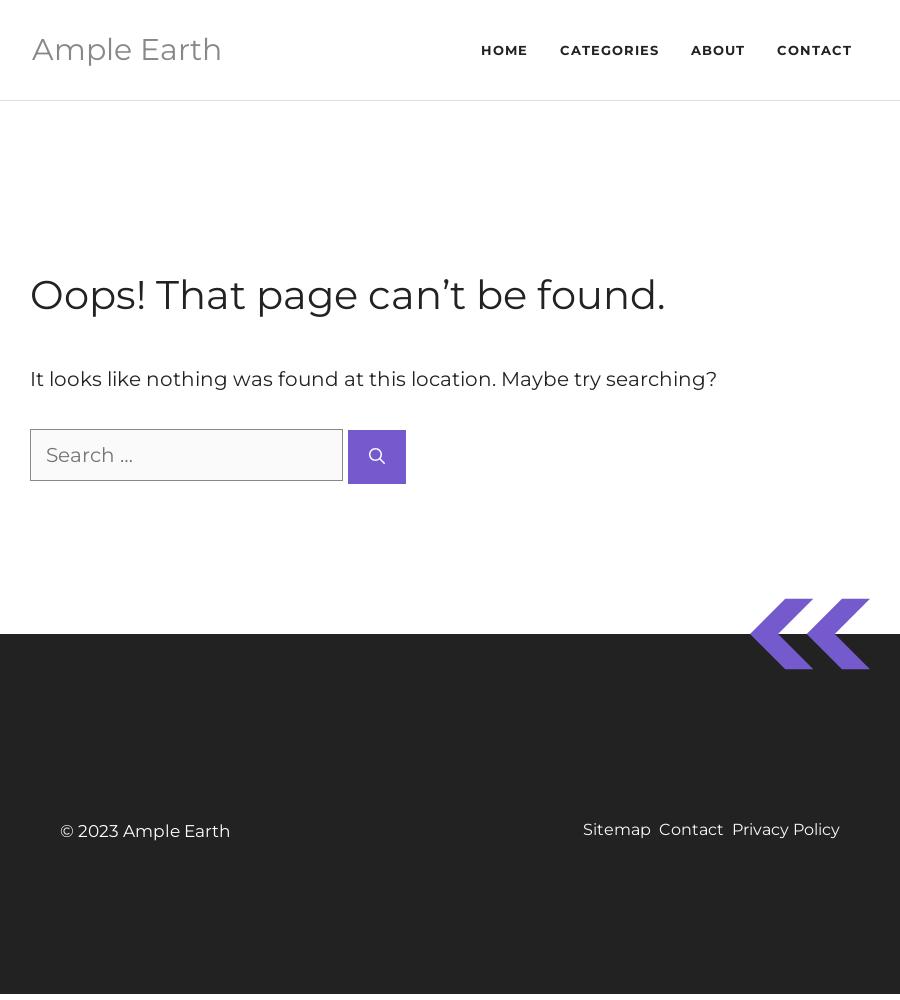  What do you see at coordinates (347, 294) in the screenshot?
I see `'Oops! That page can’t be found.'` at bounding box center [347, 294].